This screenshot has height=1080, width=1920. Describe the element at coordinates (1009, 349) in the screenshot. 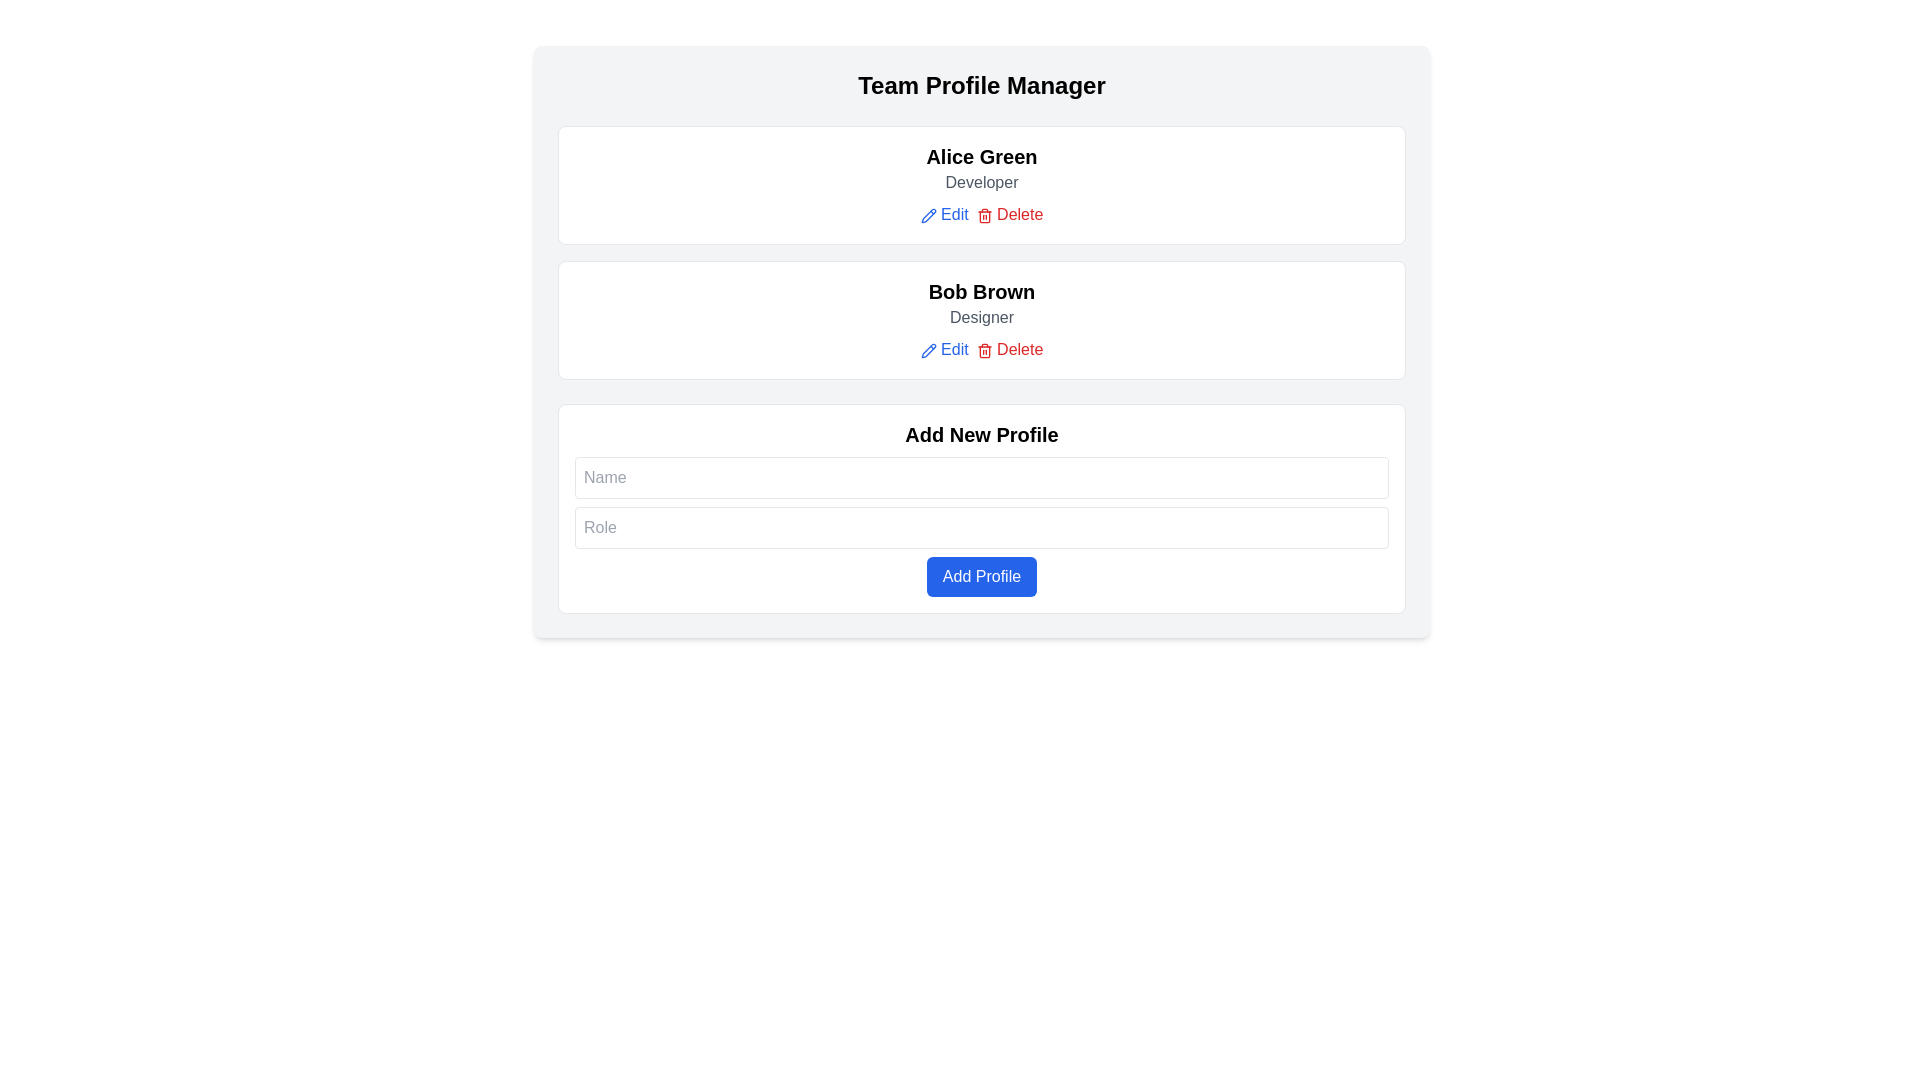

I see `the red 'Delete' text label button which is the second option in the action group for the 'Bob Brown' profile` at that location.